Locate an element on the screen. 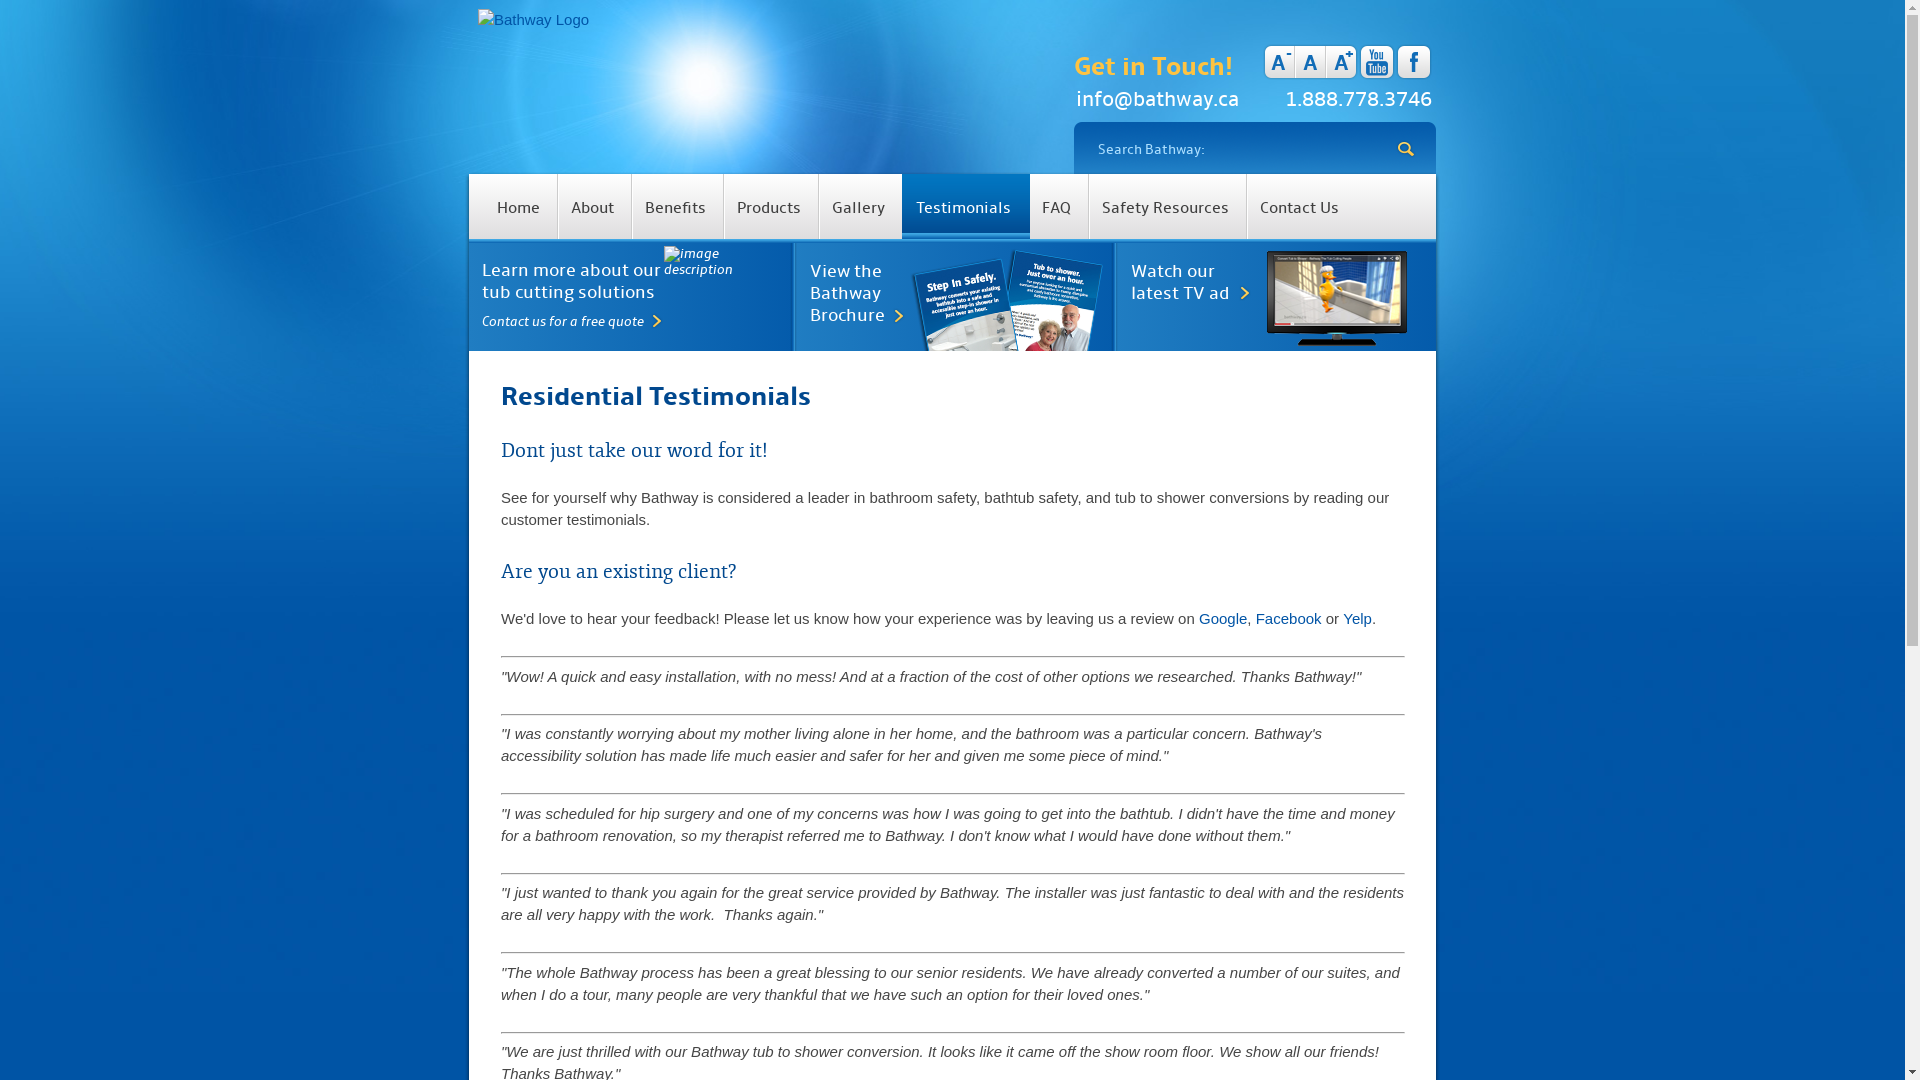 Image resolution: width=1920 pixels, height=1080 pixels. 'Bathway The tub cutting people' is located at coordinates (533, 19).